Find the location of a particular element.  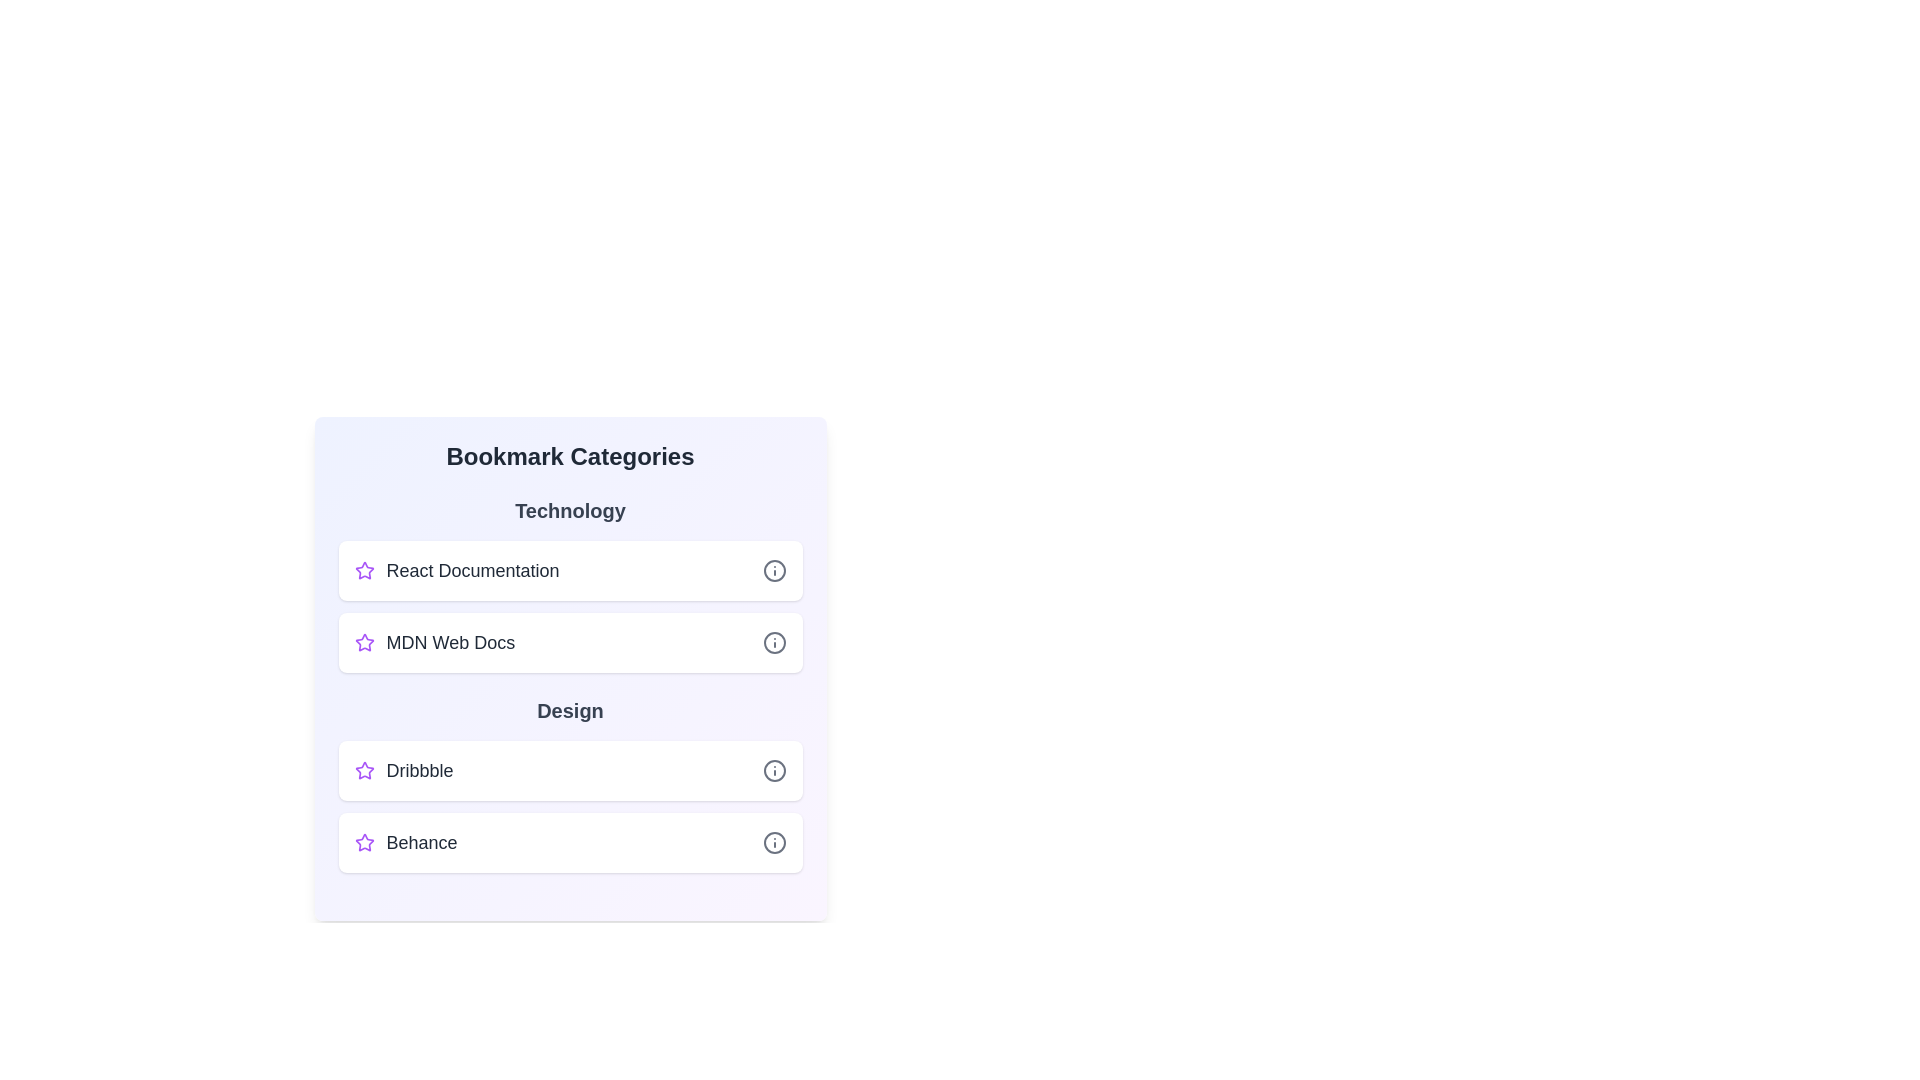

information icon next to the bookmark titled React Documentation is located at coordinates (773, 570).